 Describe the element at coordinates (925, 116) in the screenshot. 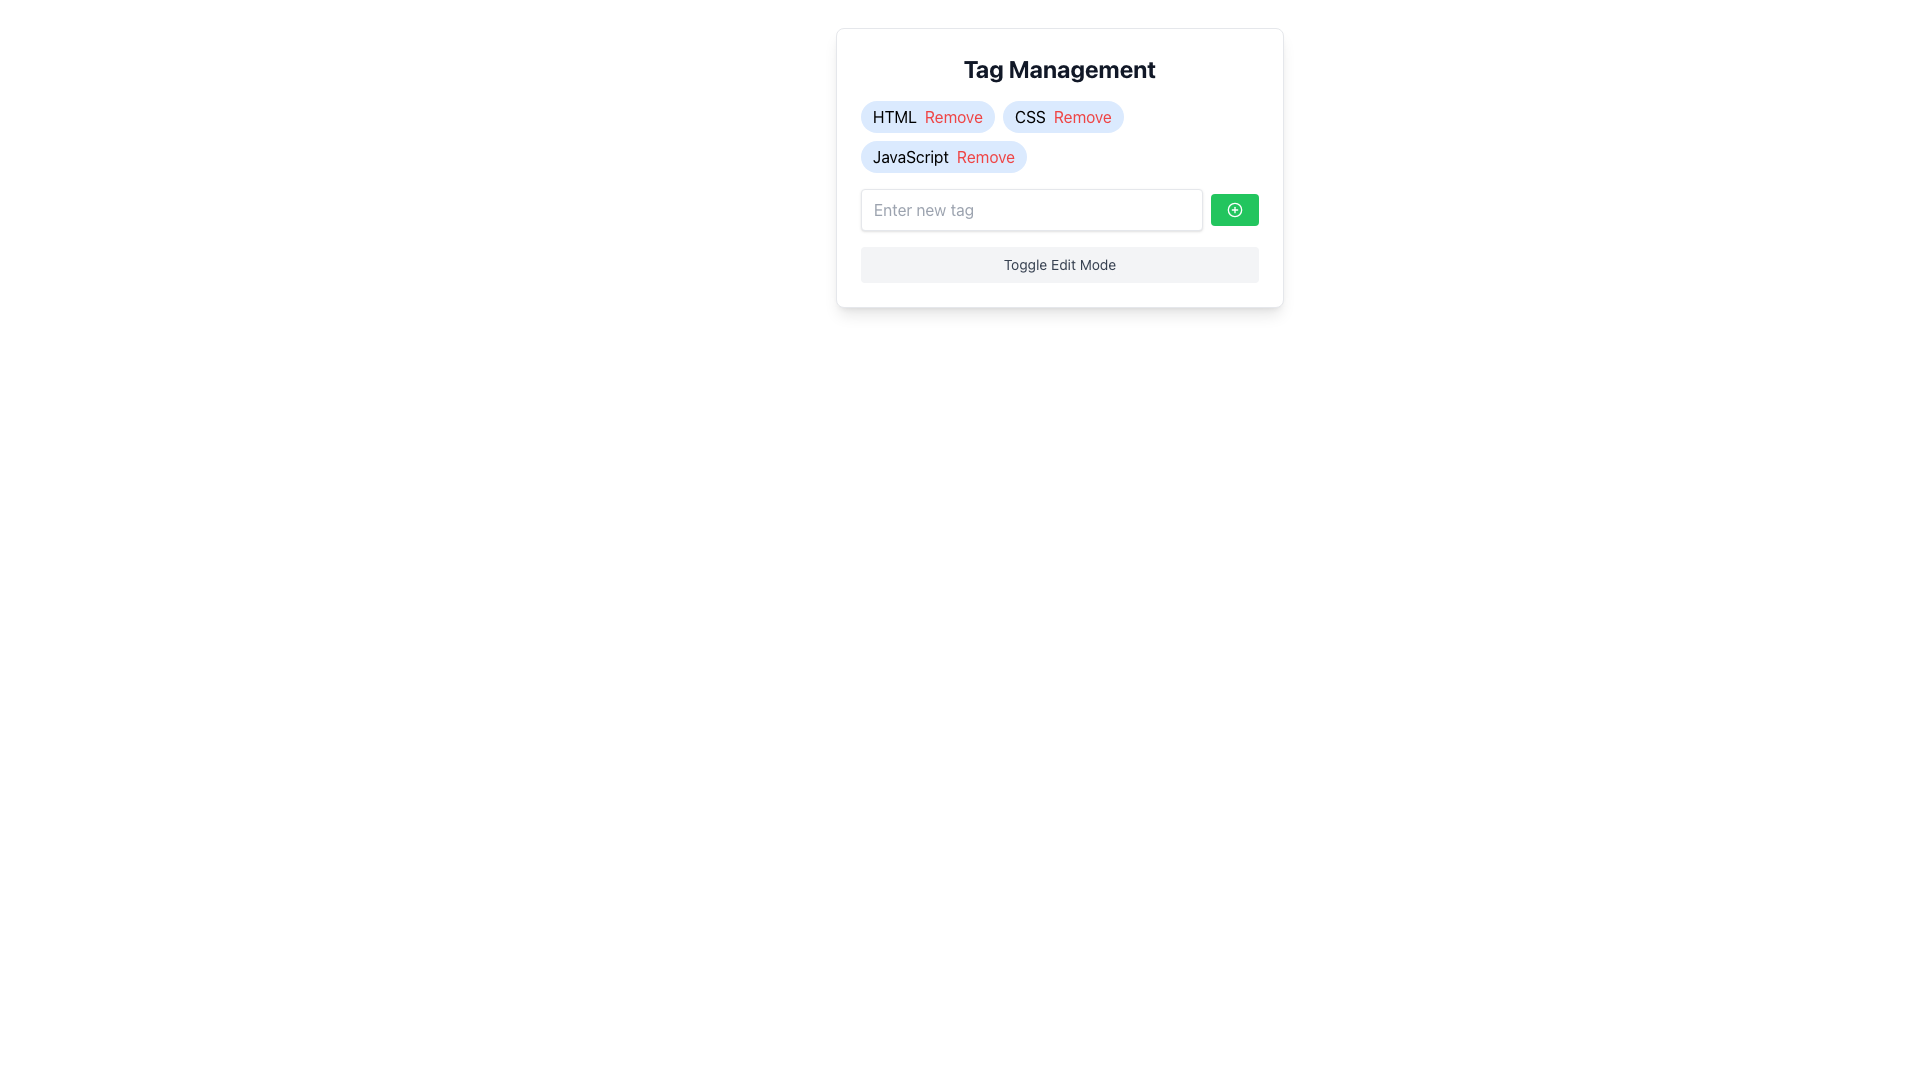

I see `the 'HTML' tag` at that location.